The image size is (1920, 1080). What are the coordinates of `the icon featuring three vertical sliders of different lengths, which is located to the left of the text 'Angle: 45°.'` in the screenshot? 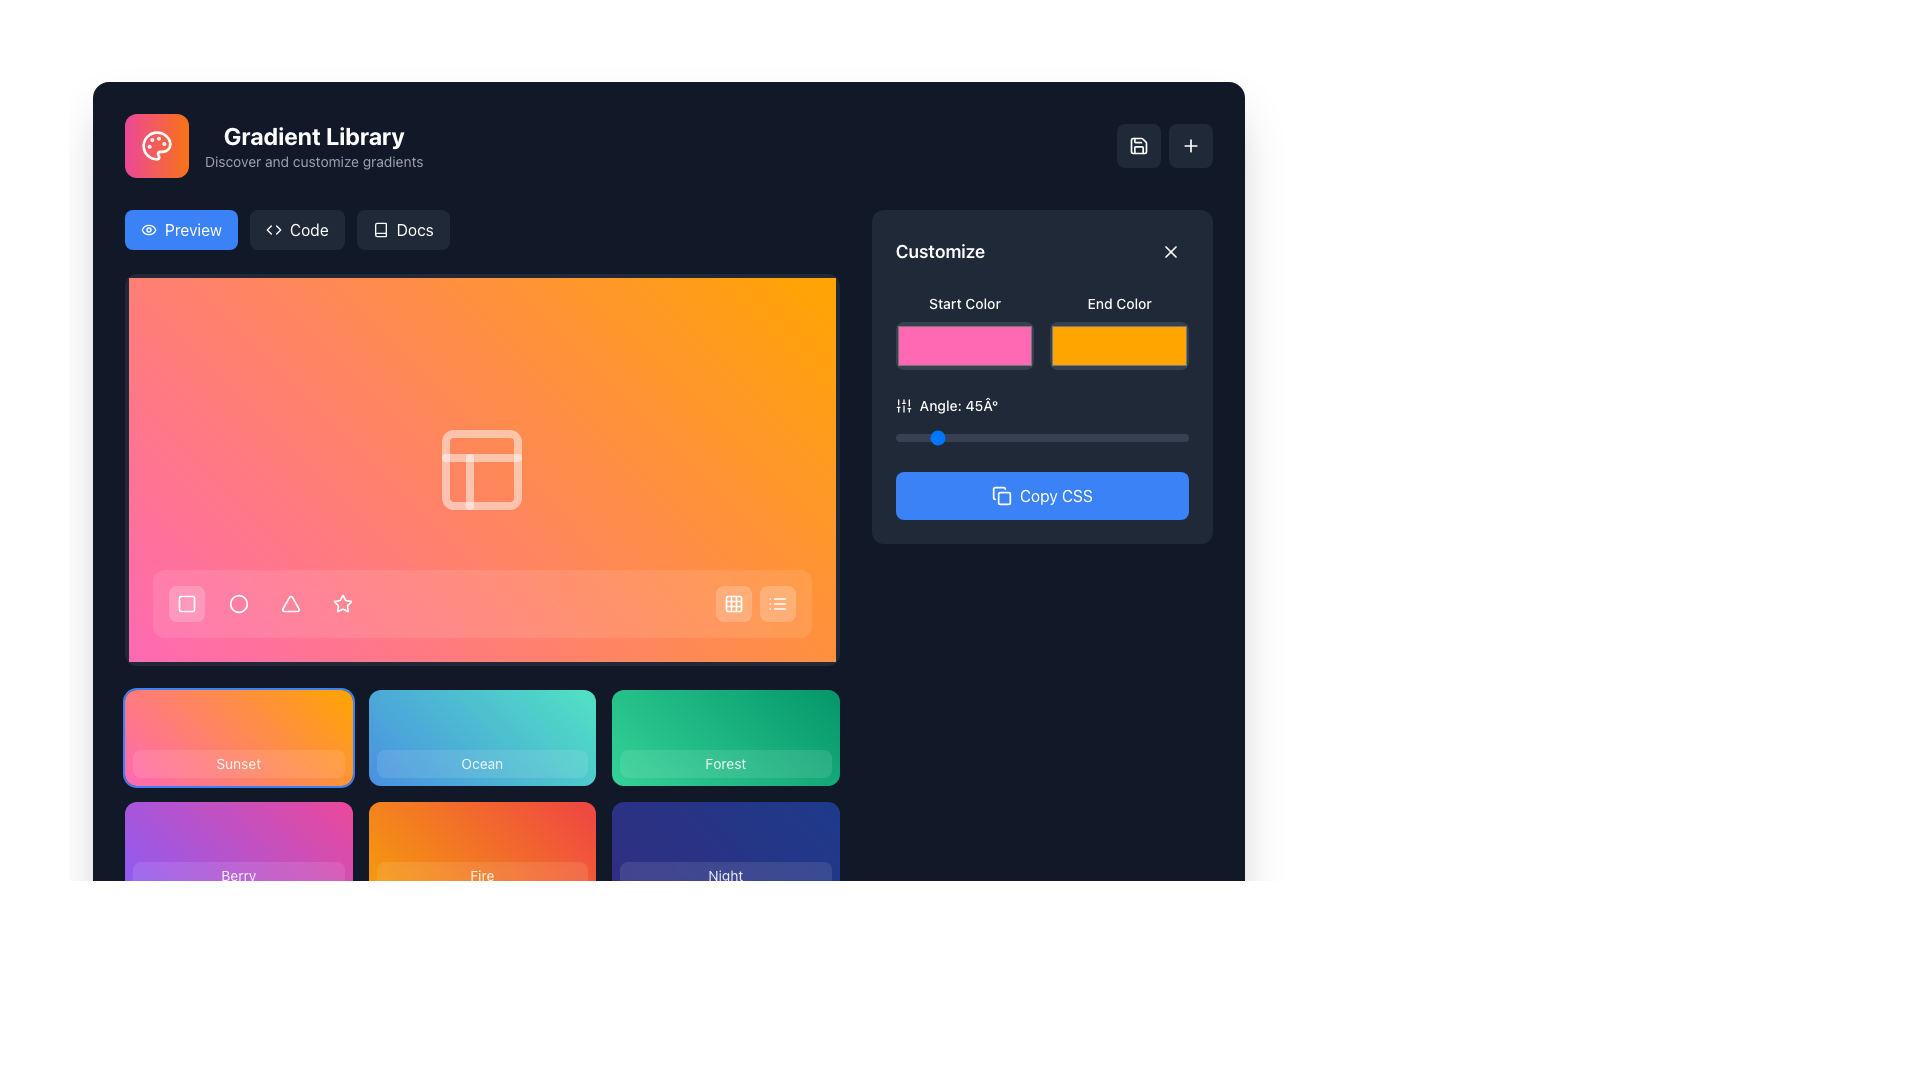 It's located at (902, 405).